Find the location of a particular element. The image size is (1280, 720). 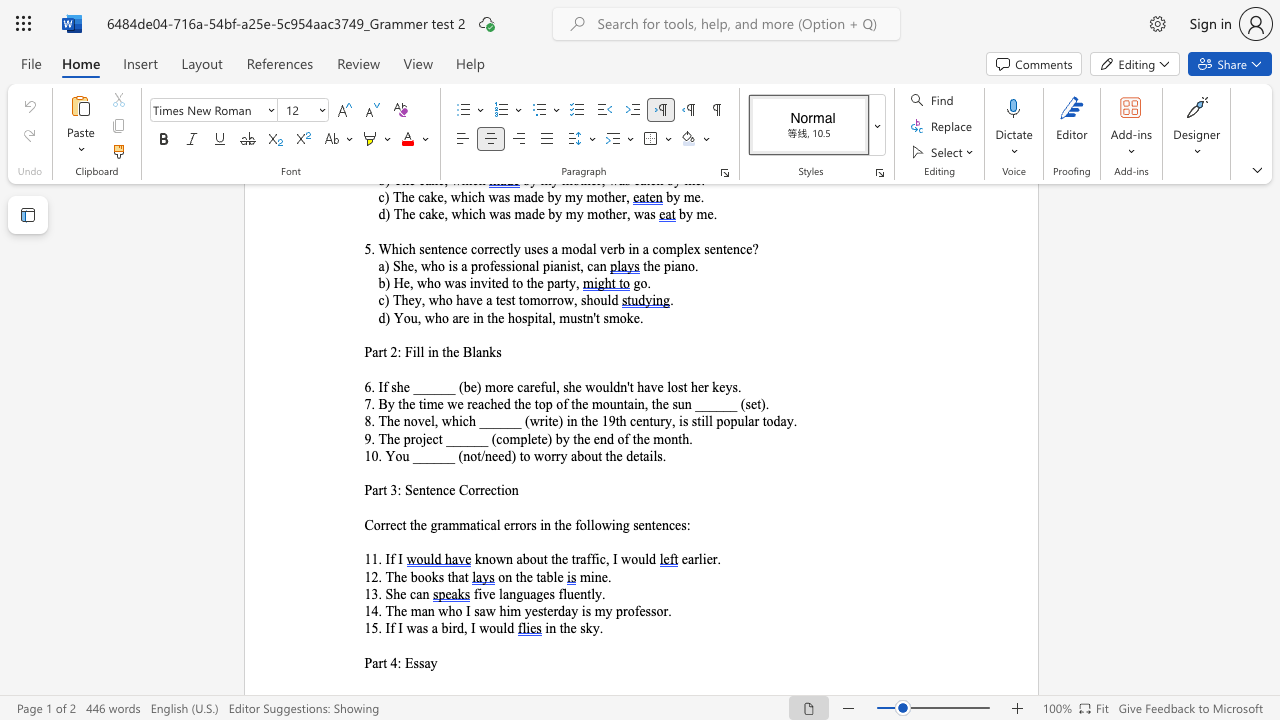

the subset text "or." within the text "14. The man who I saw him yesterday is my professor." is located at coordinates (656, 610).